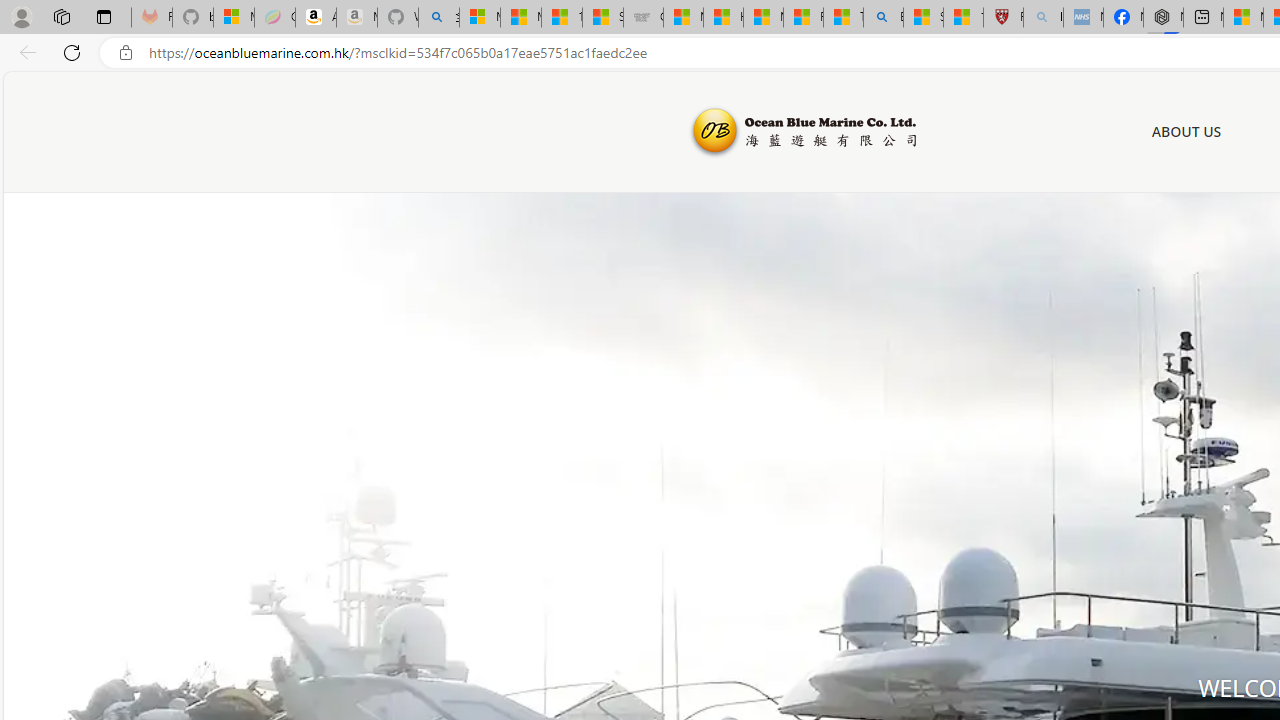 This screenshot has height=720, width=1280. I want to click on 'Ocean Blue Marine', so click(801, 132).